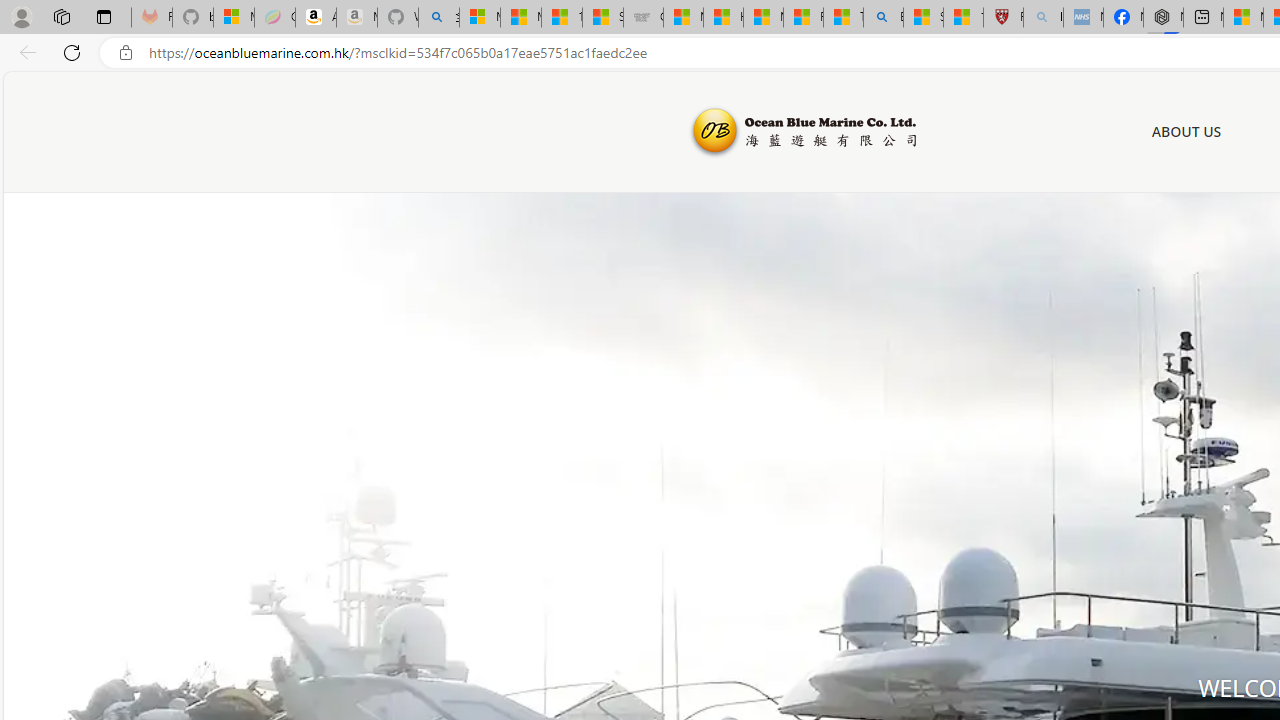 This screenshot has height=720, width=1280. I want to click on 'Ocean Blue Marine', so click(801, 132).